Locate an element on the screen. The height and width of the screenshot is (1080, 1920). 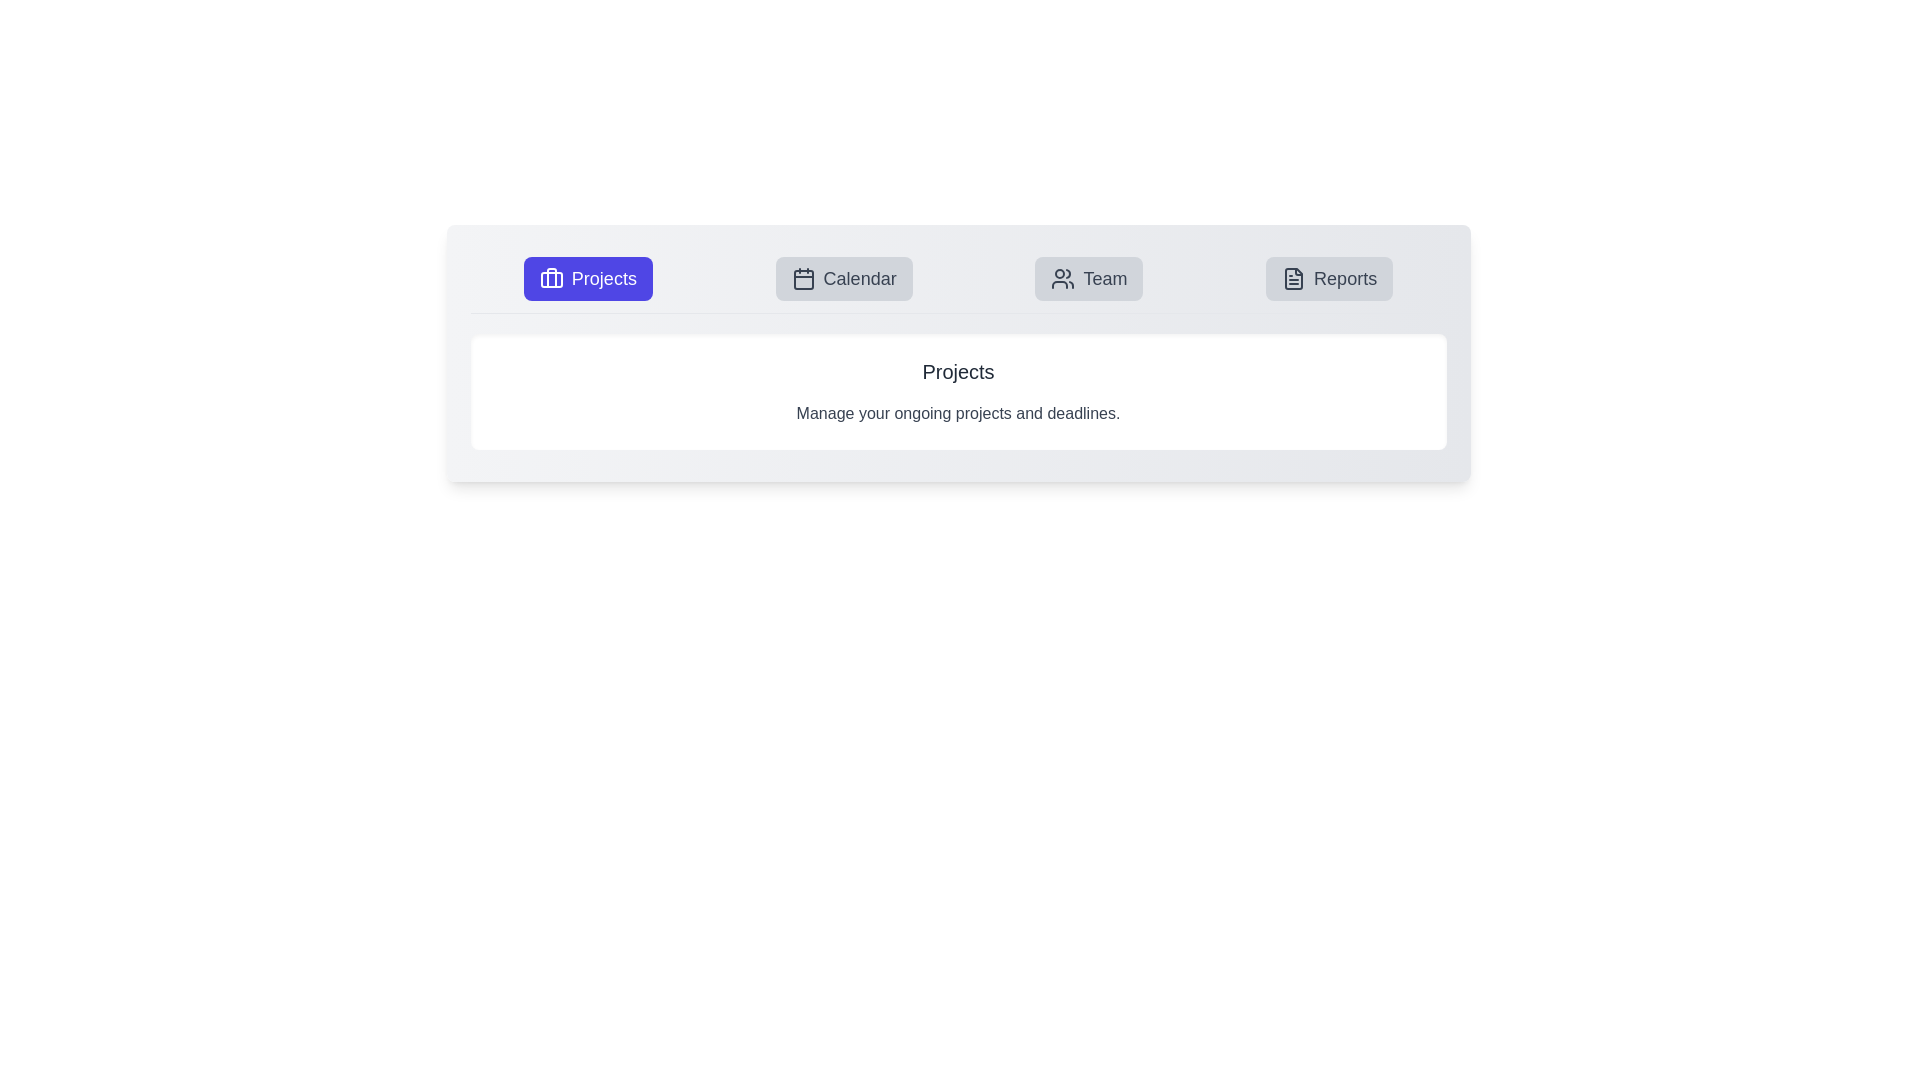
the Team tab by clicking its button is located at coordinates (1088, 278).